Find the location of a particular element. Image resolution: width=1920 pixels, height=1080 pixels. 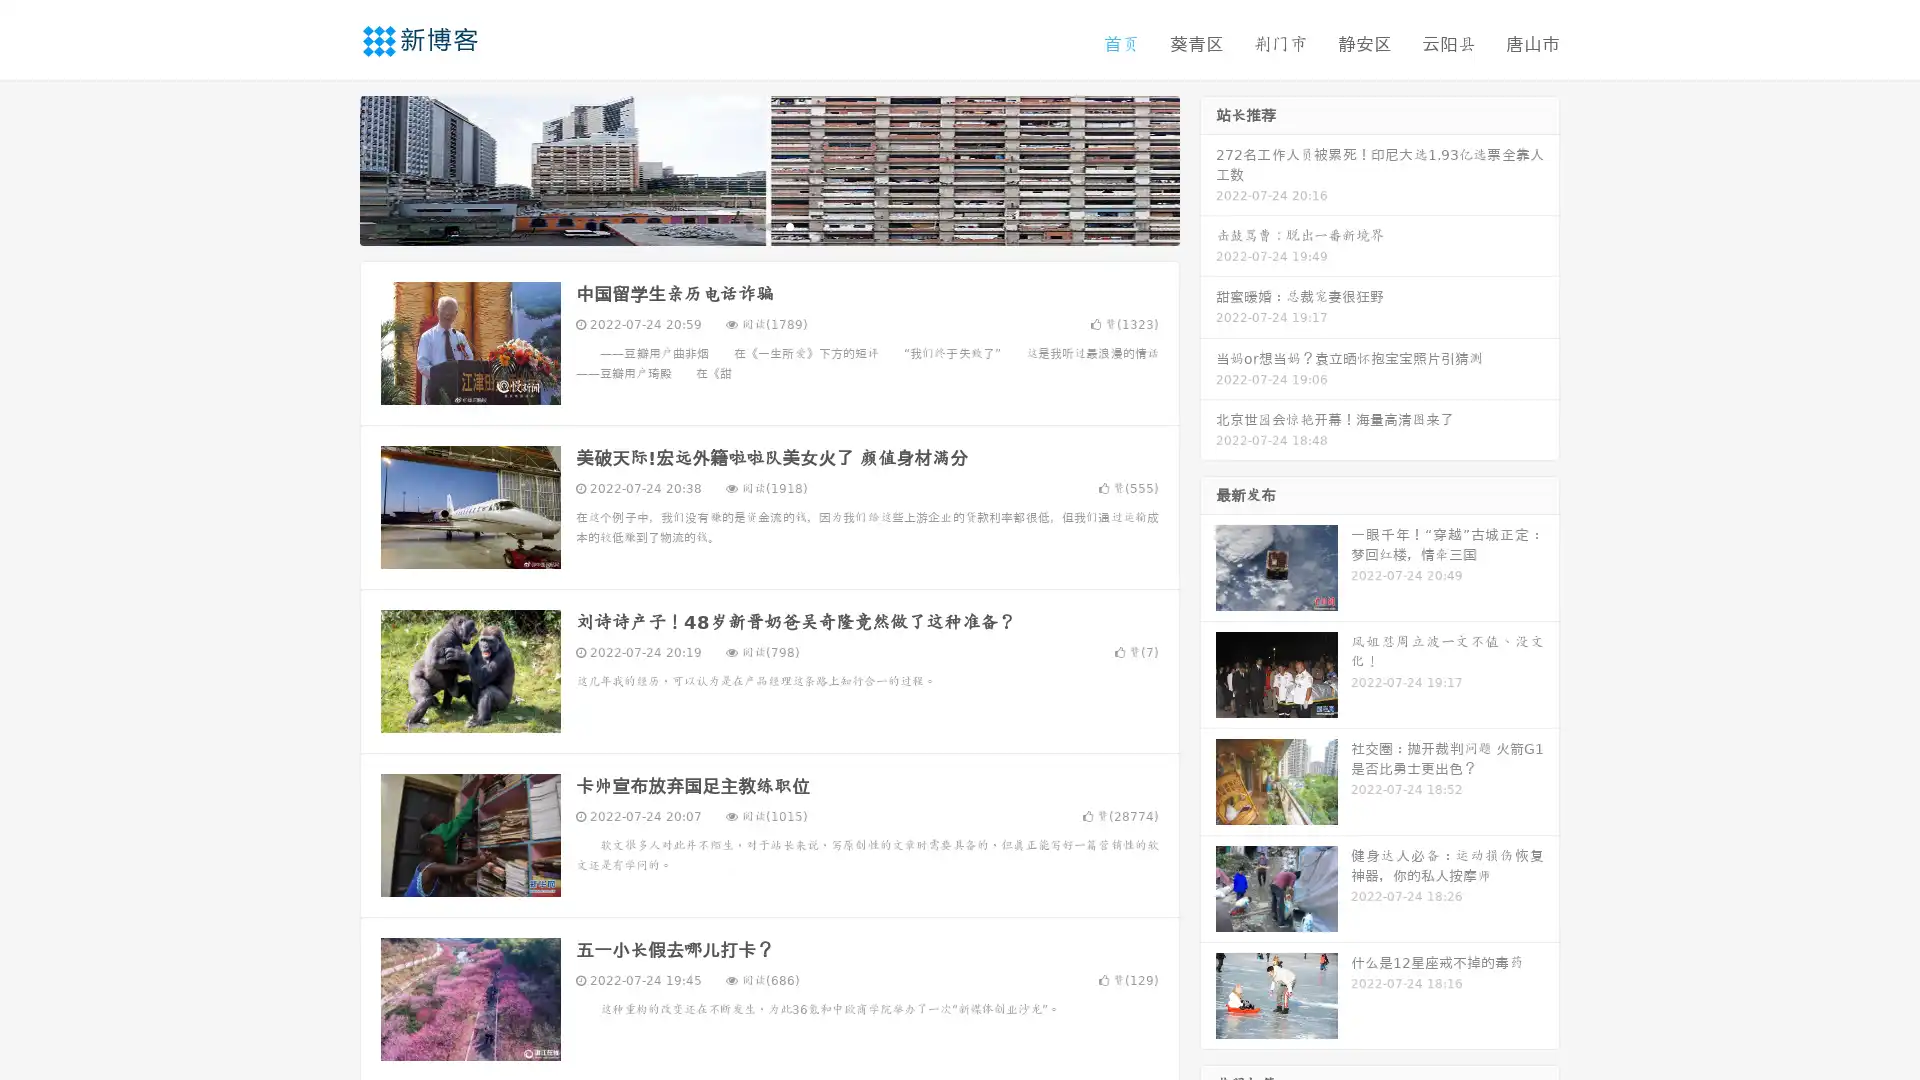

Previous slide is located at coordinates (330, 168).